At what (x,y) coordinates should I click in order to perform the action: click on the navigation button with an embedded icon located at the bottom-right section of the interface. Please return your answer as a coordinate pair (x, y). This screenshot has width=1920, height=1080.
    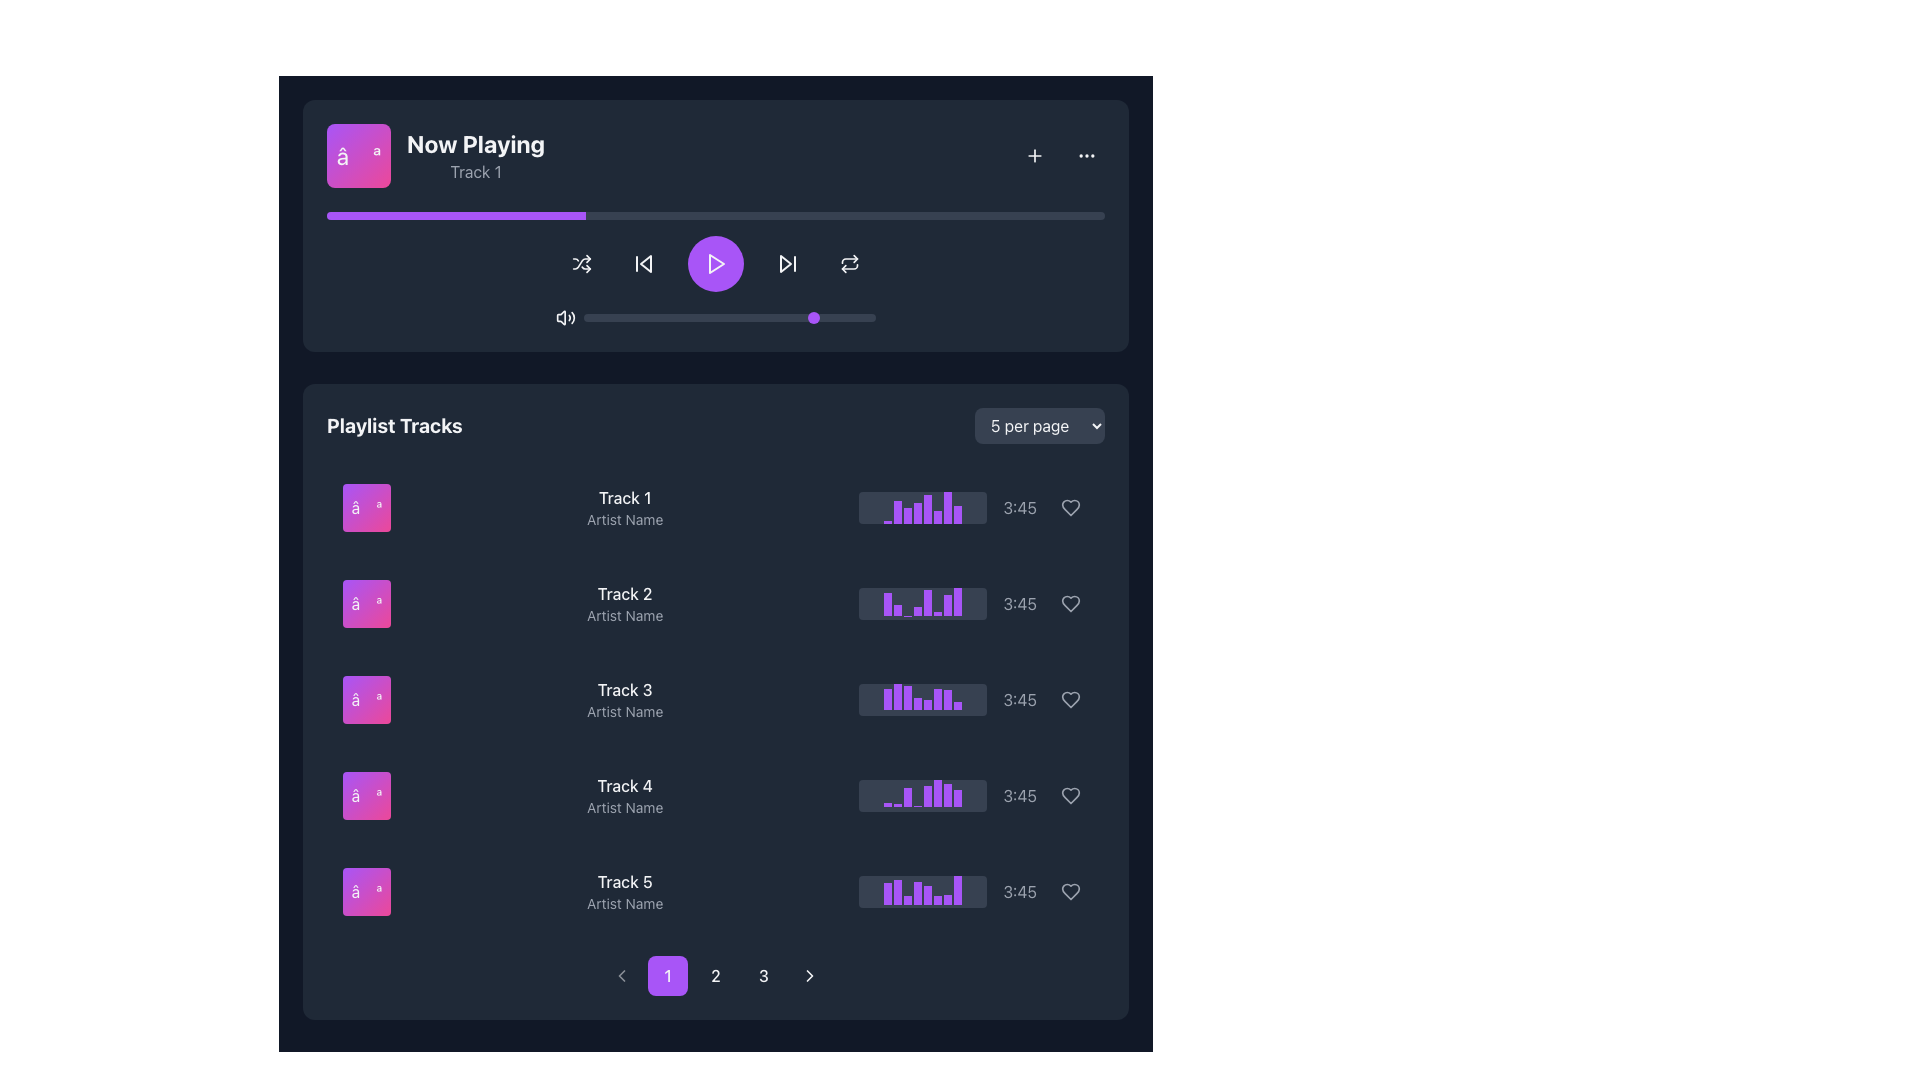
    Looking at the image, I should click on (810, 974).